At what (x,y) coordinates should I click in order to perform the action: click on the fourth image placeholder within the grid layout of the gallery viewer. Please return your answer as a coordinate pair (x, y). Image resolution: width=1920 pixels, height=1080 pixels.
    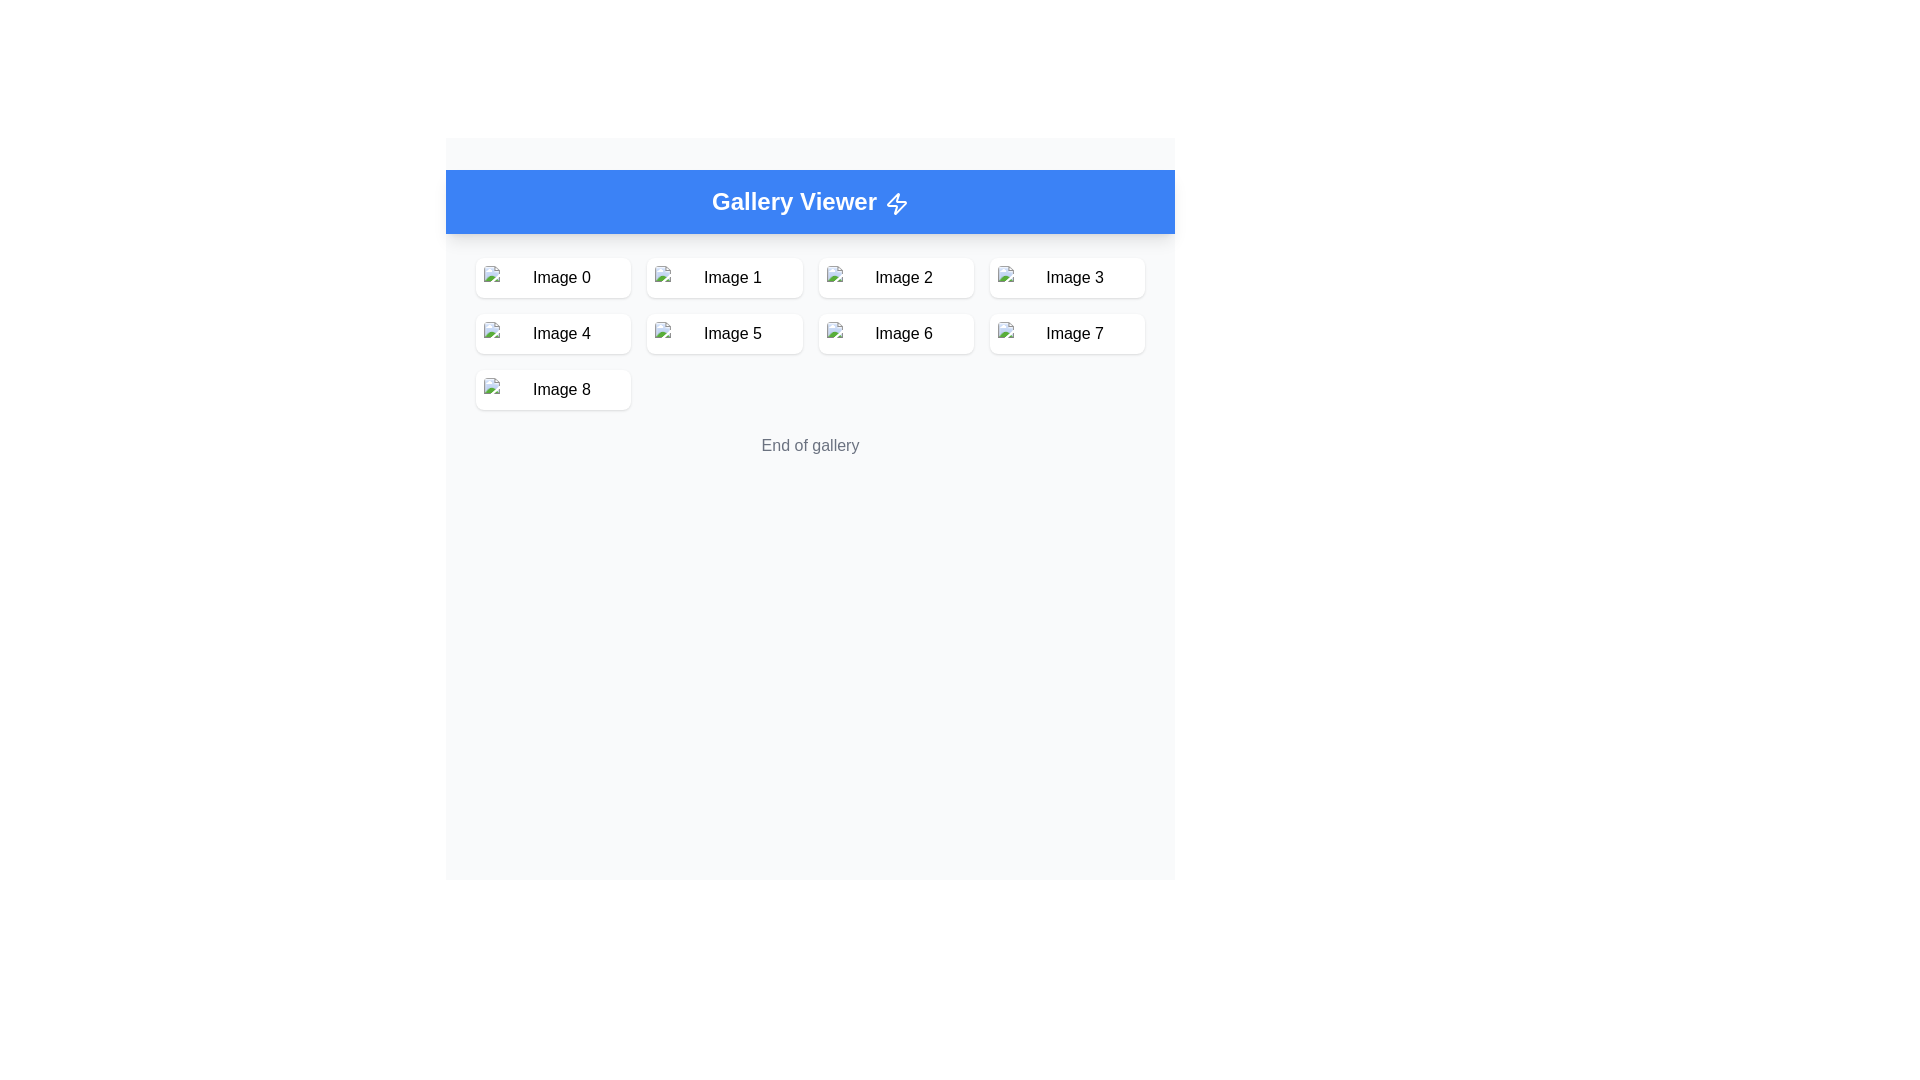
    Looking at the image, I should click on (553, 333).